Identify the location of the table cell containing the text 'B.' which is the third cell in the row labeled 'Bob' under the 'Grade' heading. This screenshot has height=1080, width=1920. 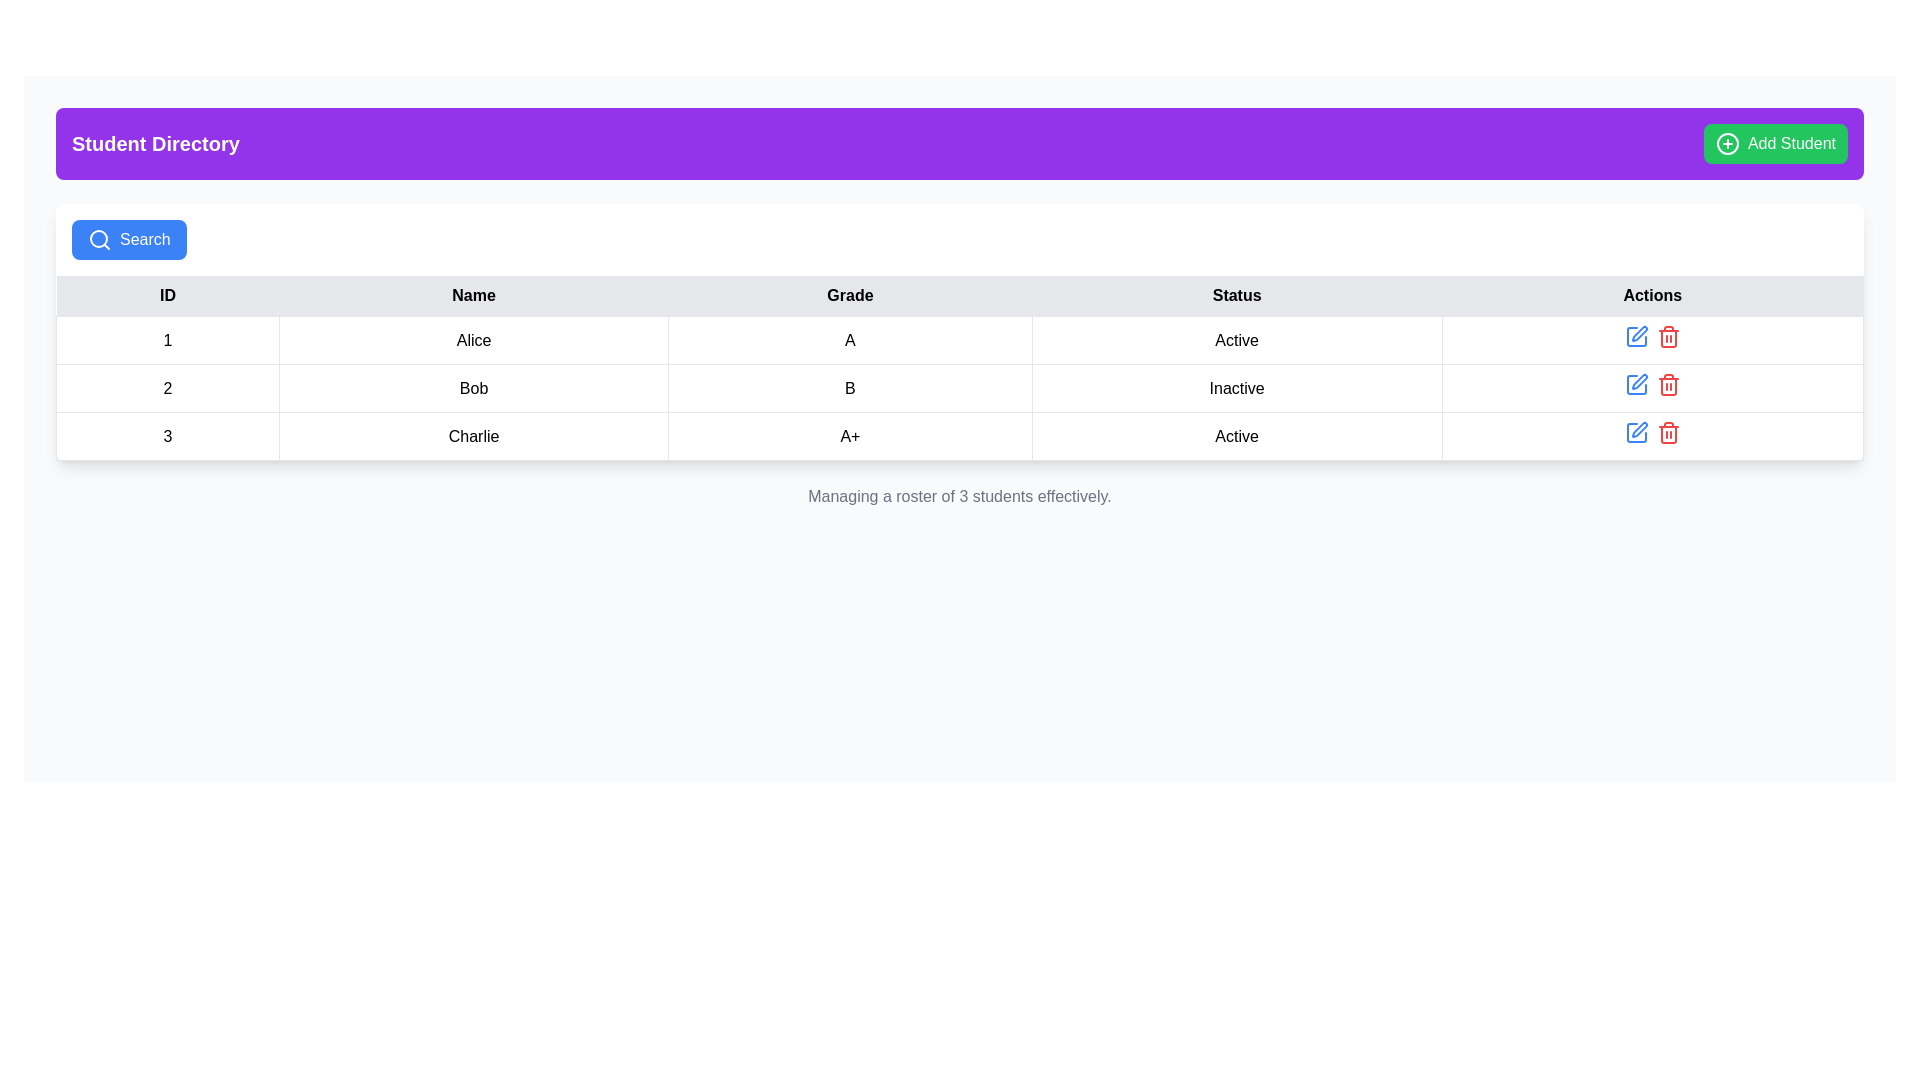
(850, 388).